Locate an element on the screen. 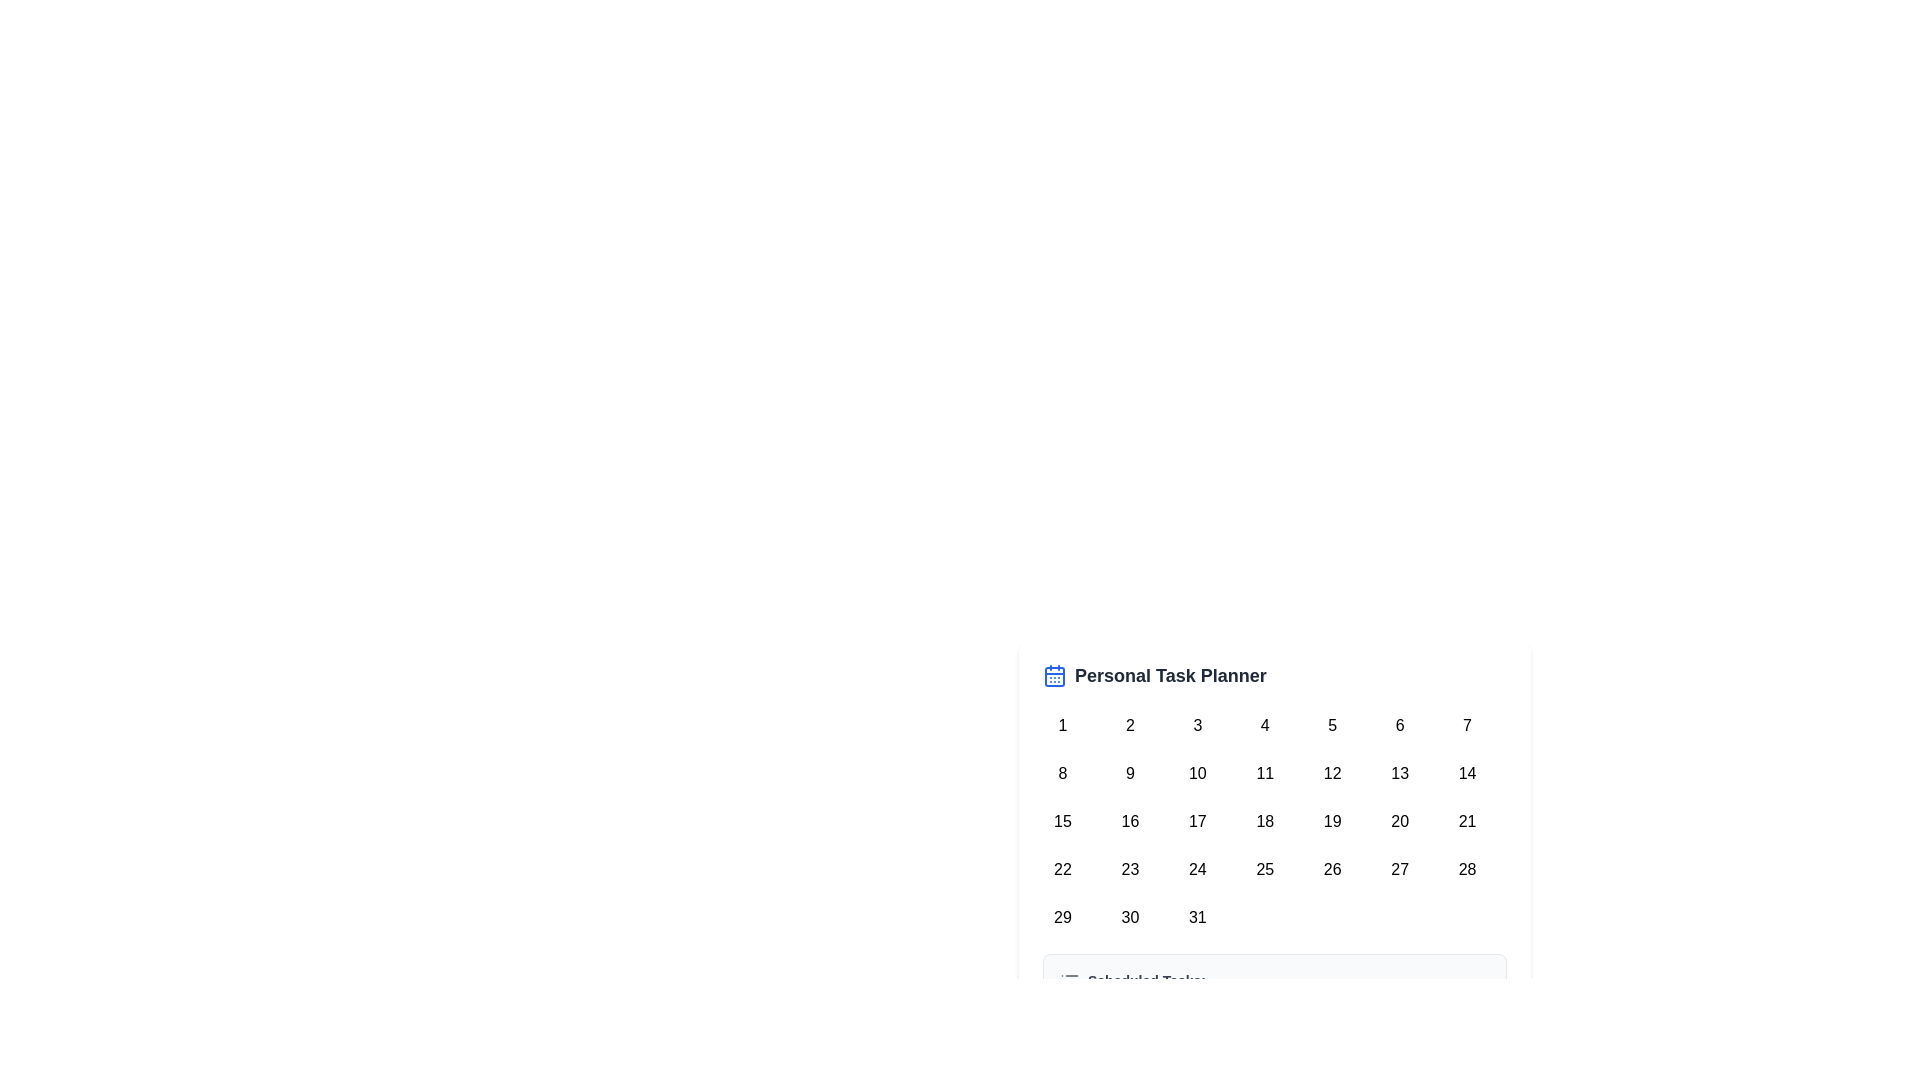  the button representing the third day in the calendar grid under the 'Personal Task Planner' heading is located at coordinates (1197, 725).